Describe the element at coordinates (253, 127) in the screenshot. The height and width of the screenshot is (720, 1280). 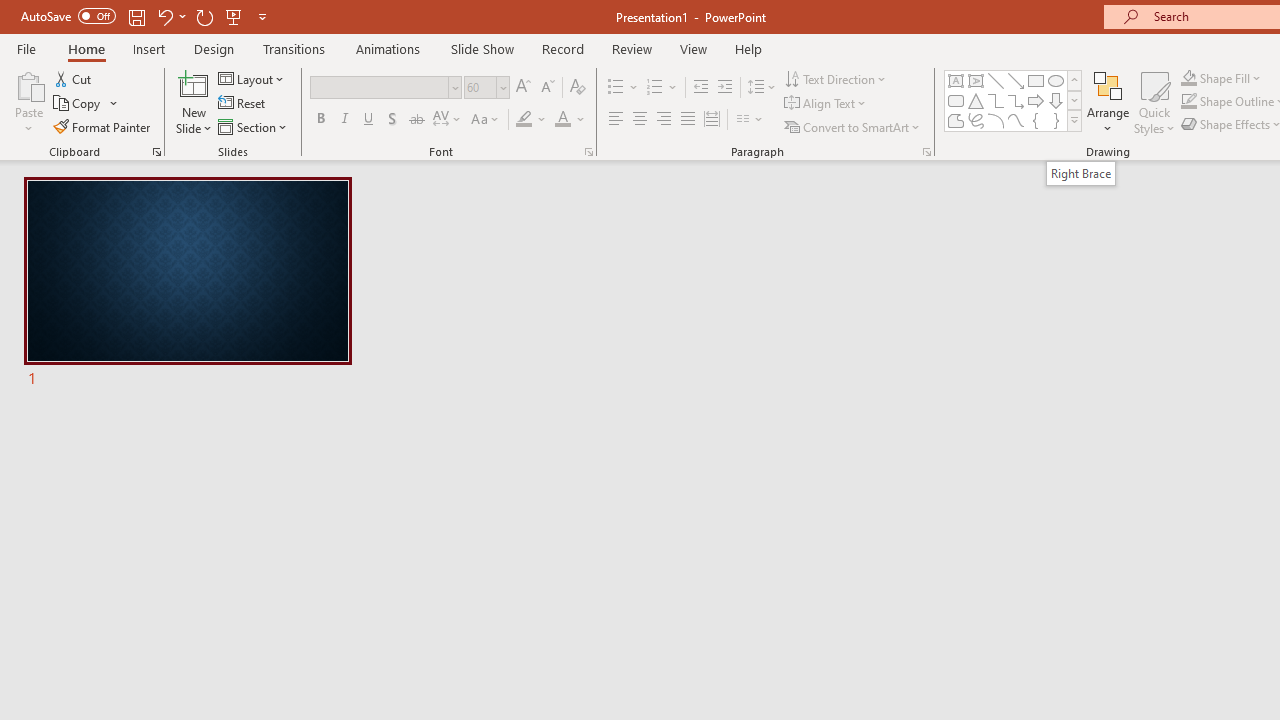
I see `'Section'` at that location.